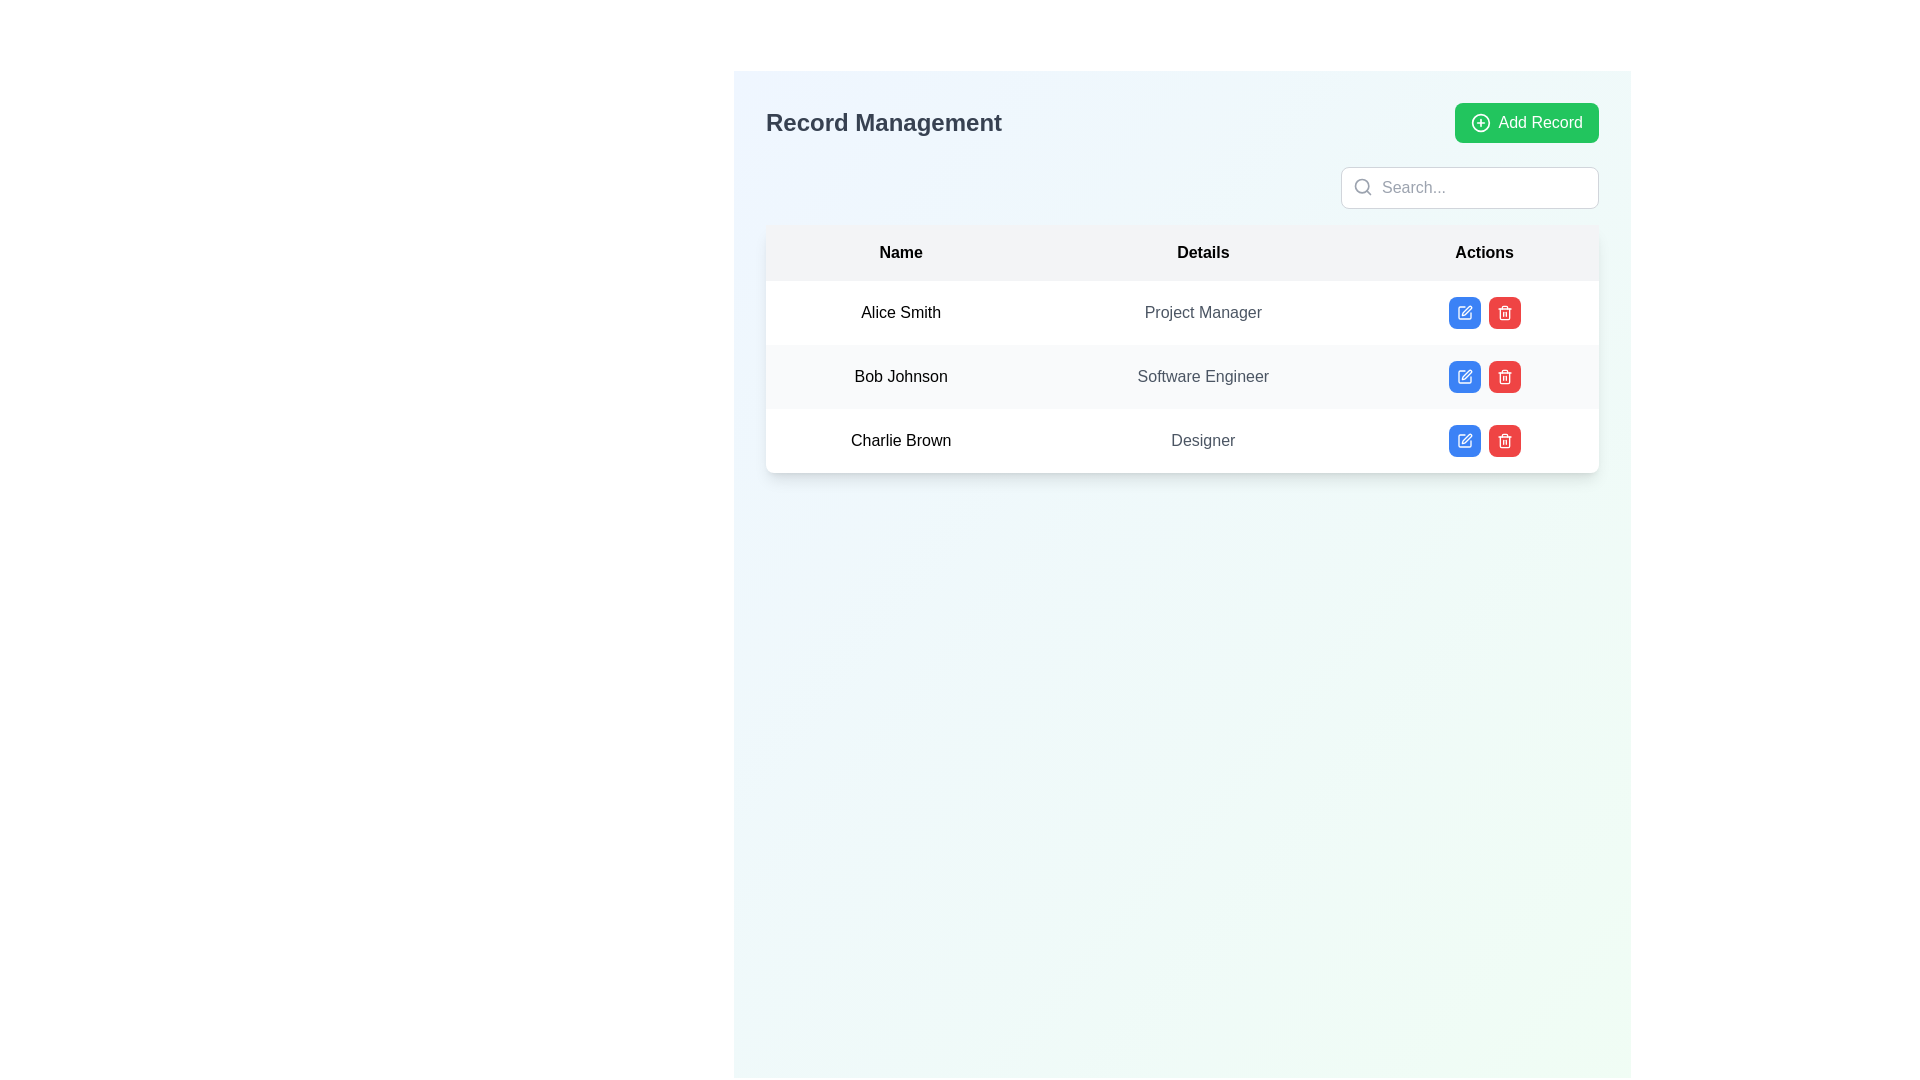 The image size is (1920, 1080). I want to click on the buttons in the 'Actions' column for 'Alice Smith', so click(1484, 312).